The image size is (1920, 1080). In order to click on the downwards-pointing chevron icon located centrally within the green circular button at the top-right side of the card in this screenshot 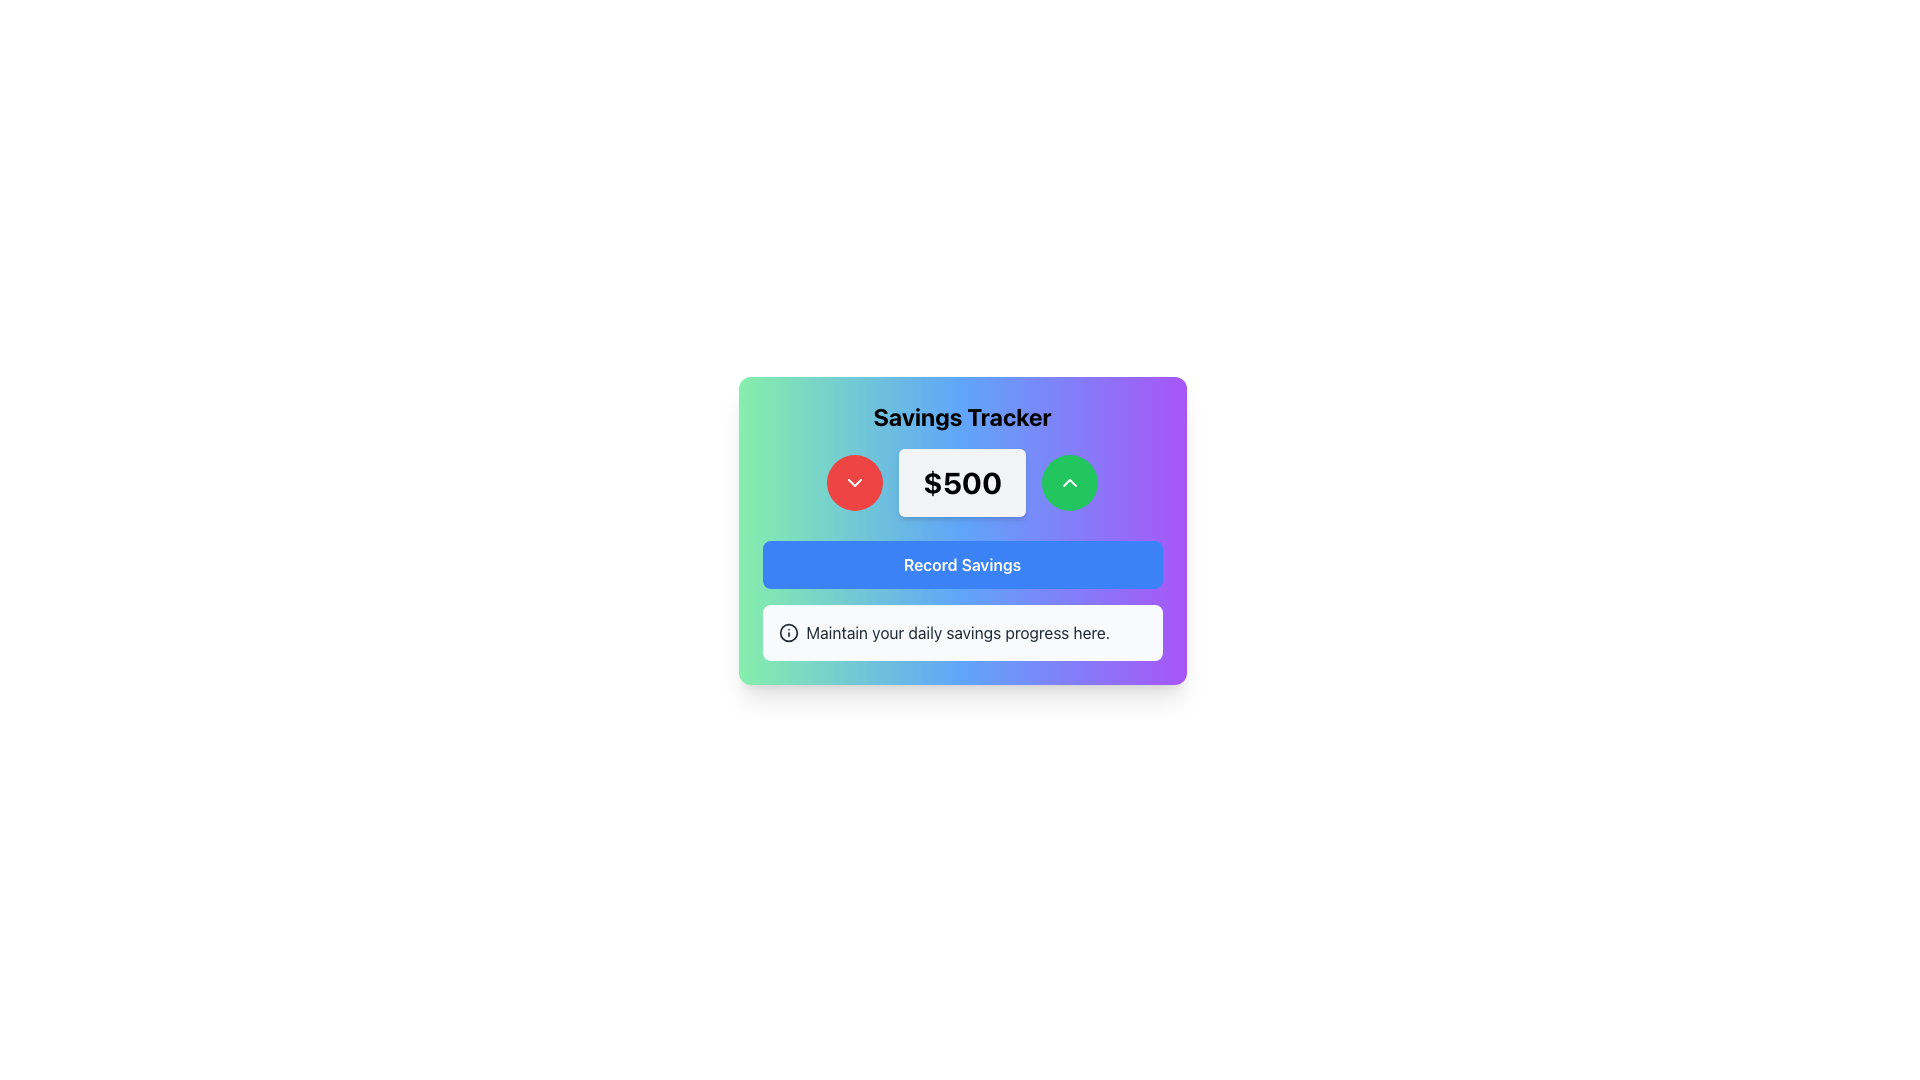, I will do `click(854, 482)`.